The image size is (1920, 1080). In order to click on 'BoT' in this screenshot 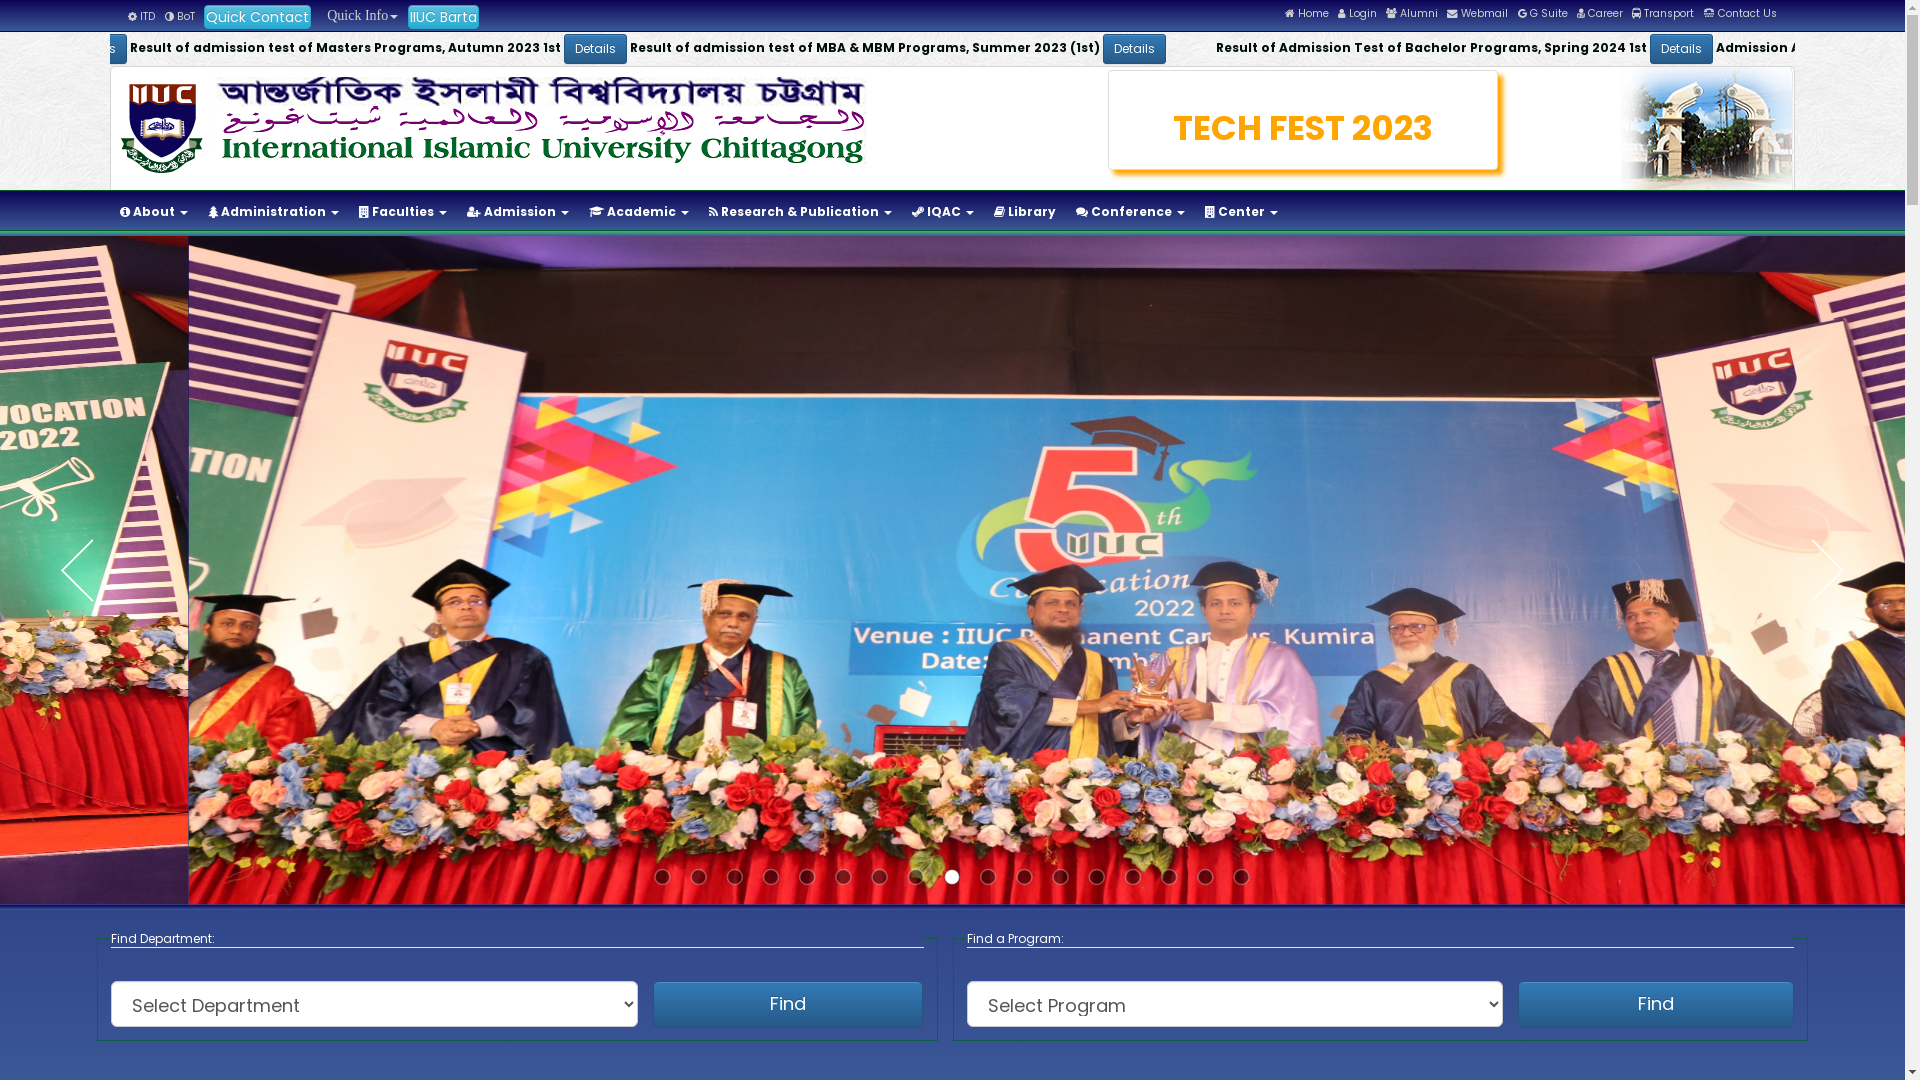, I will do `click(180, 16)`.